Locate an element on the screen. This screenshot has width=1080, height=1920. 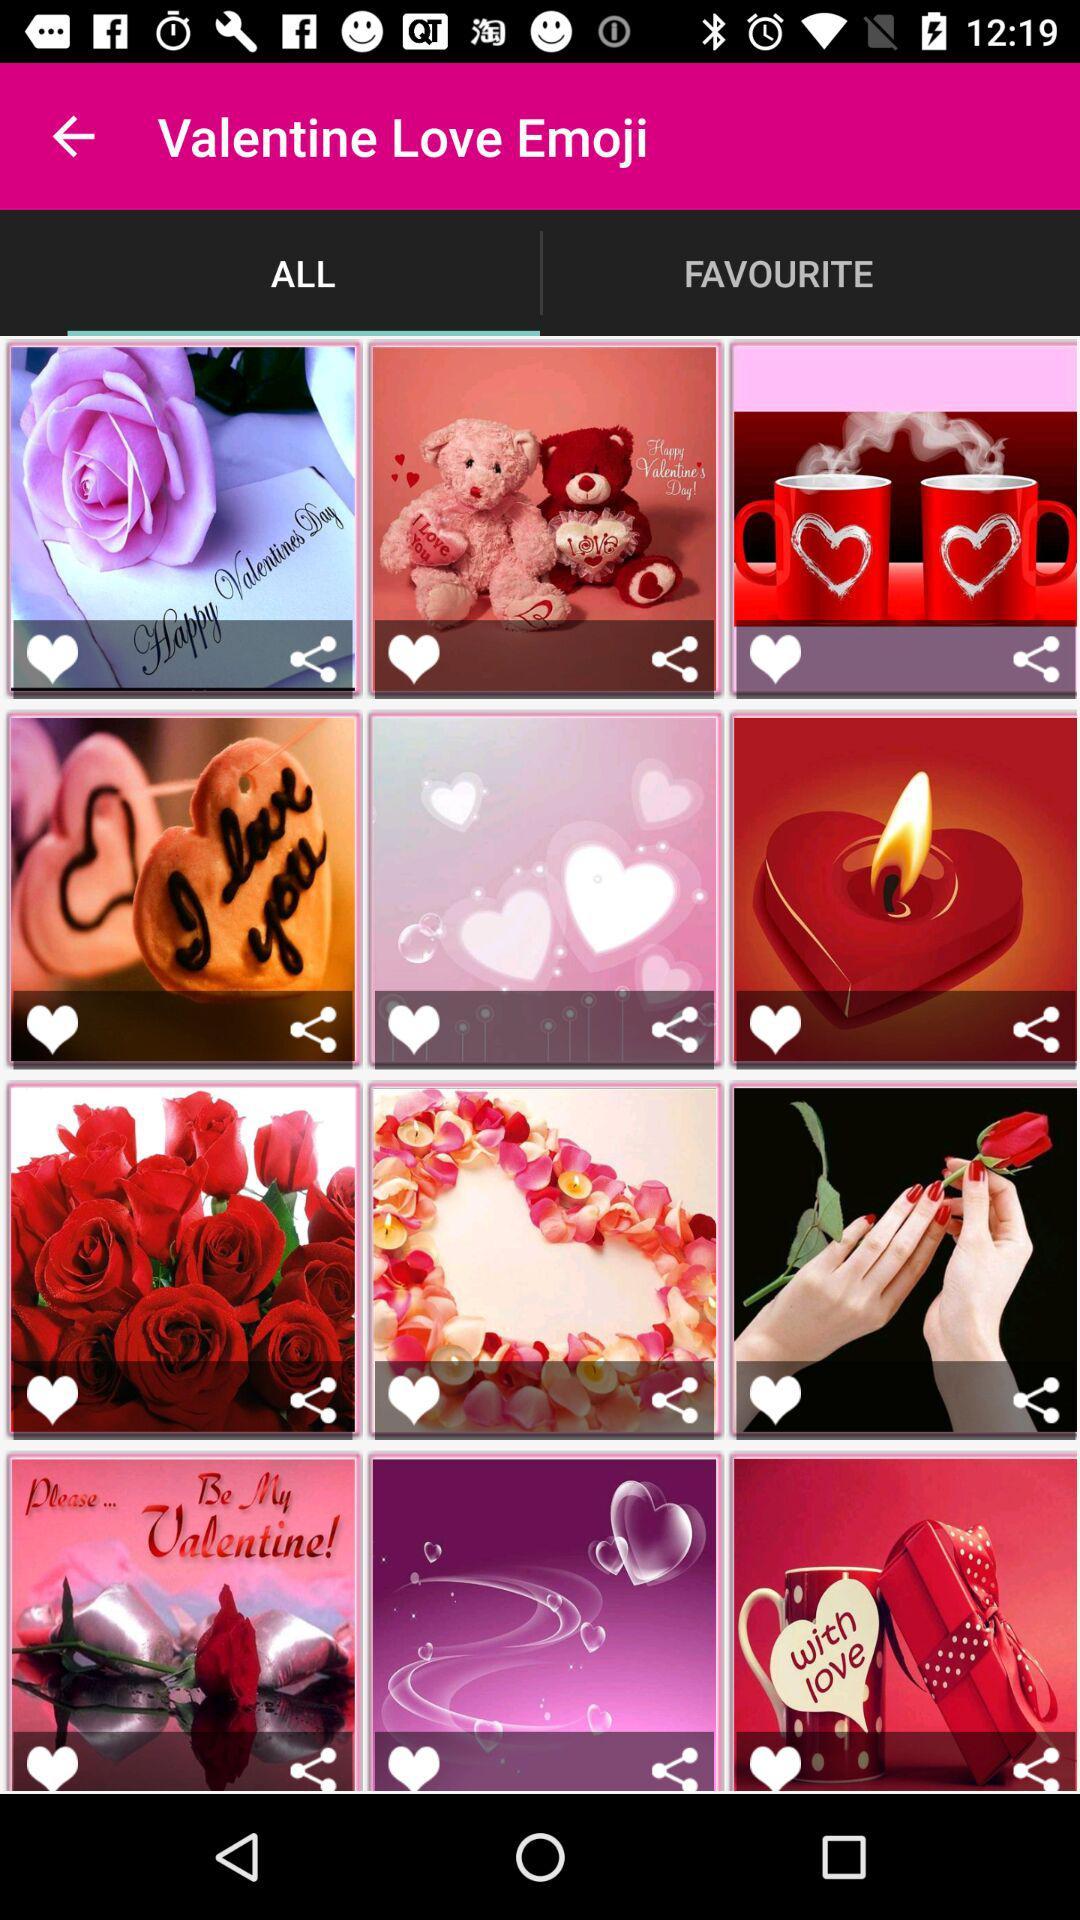
share is located at coordinates (675, 1768).